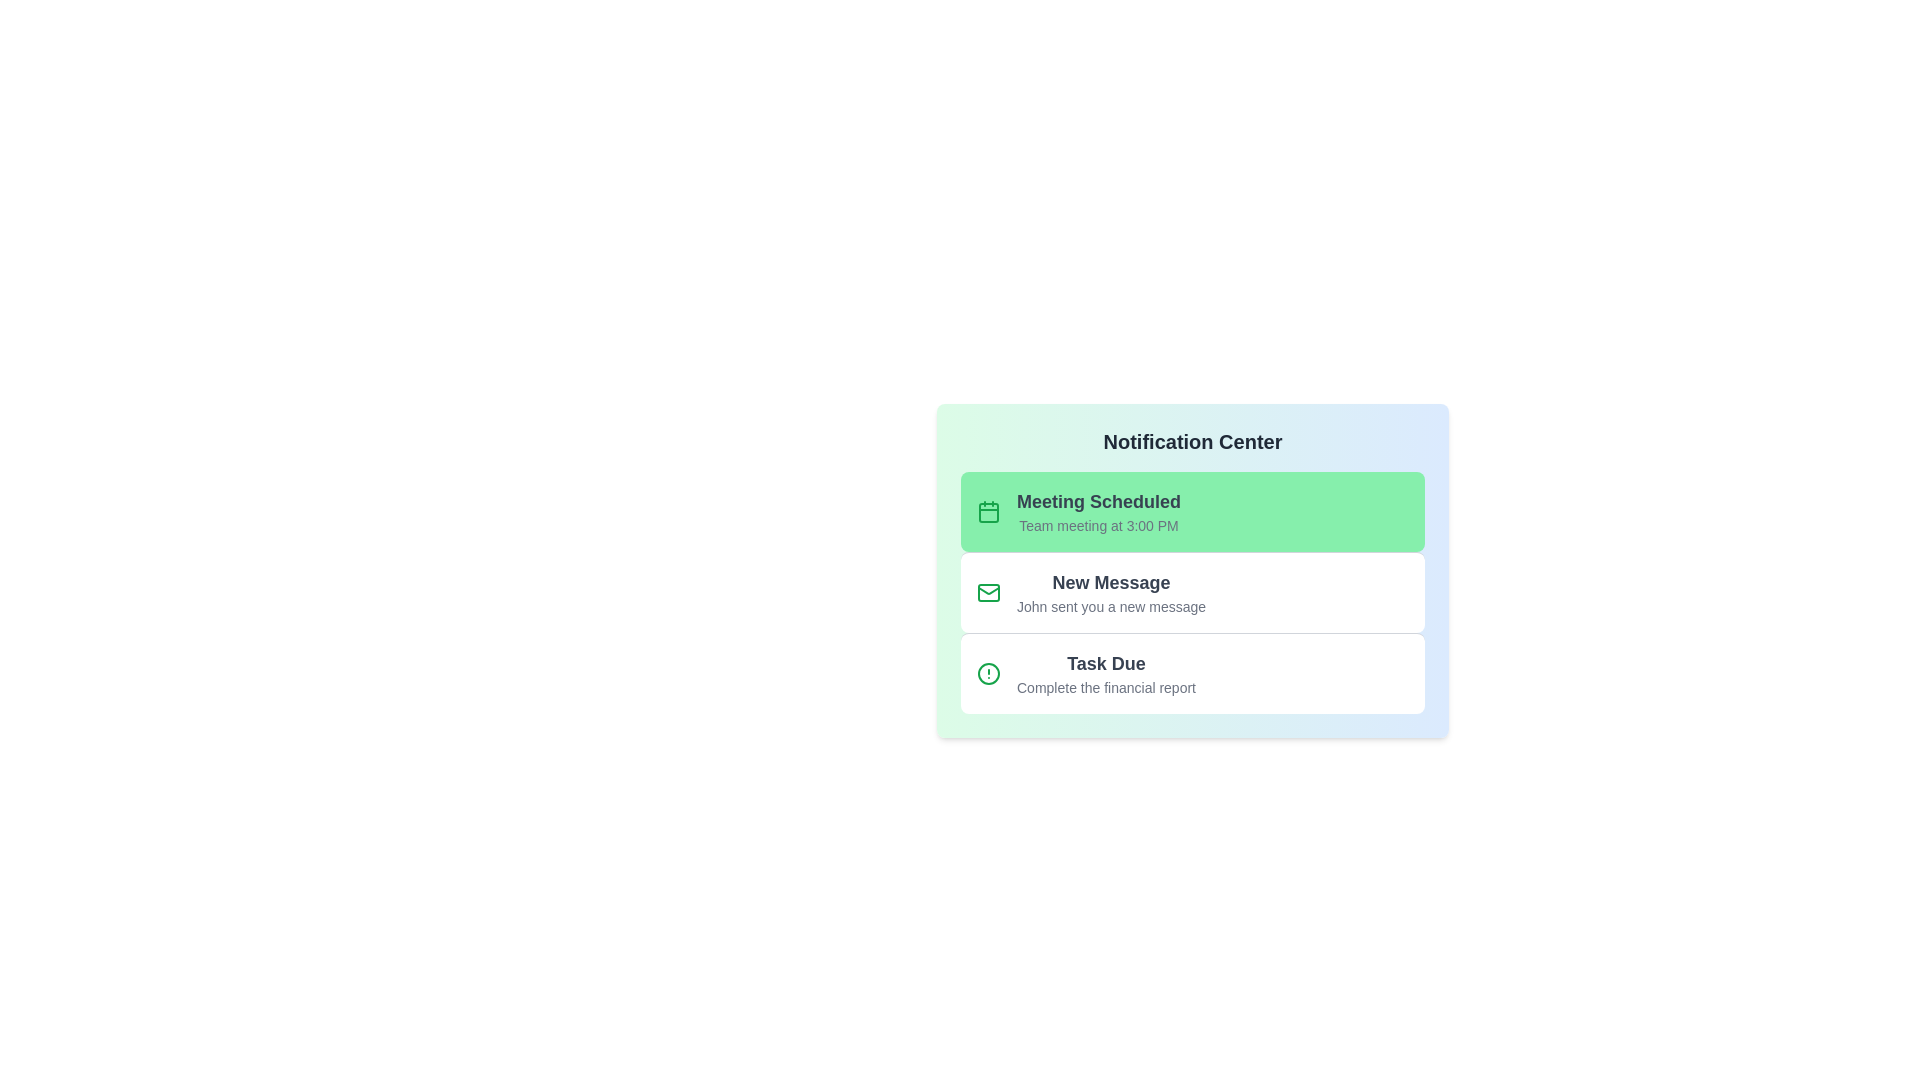  Describe the element at coordinates (1193, 511) in the screenshot. I see `the notification item Meeting Scheduled to observe its hover effect` at that location.